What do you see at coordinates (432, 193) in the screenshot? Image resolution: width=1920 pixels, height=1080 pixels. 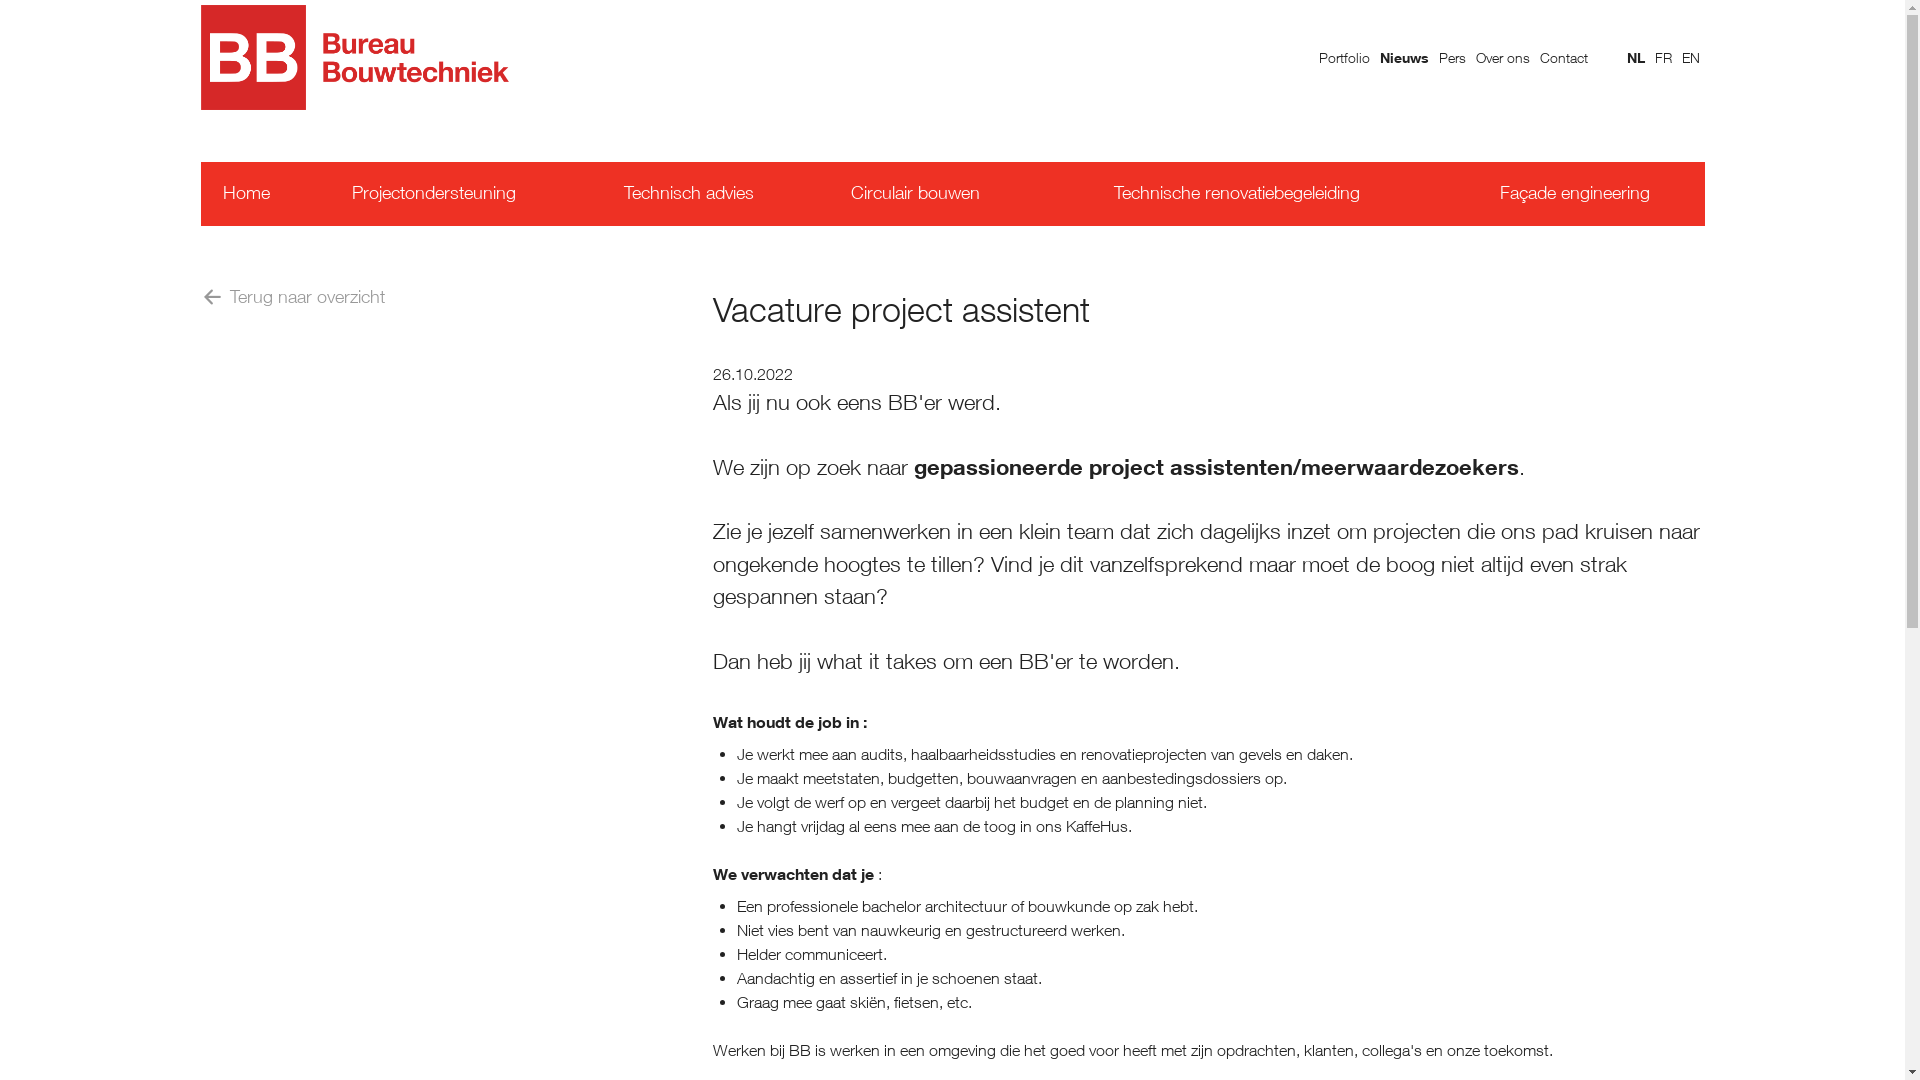 I see `'Projectondersteuning'` at bounding box center [432, 193].